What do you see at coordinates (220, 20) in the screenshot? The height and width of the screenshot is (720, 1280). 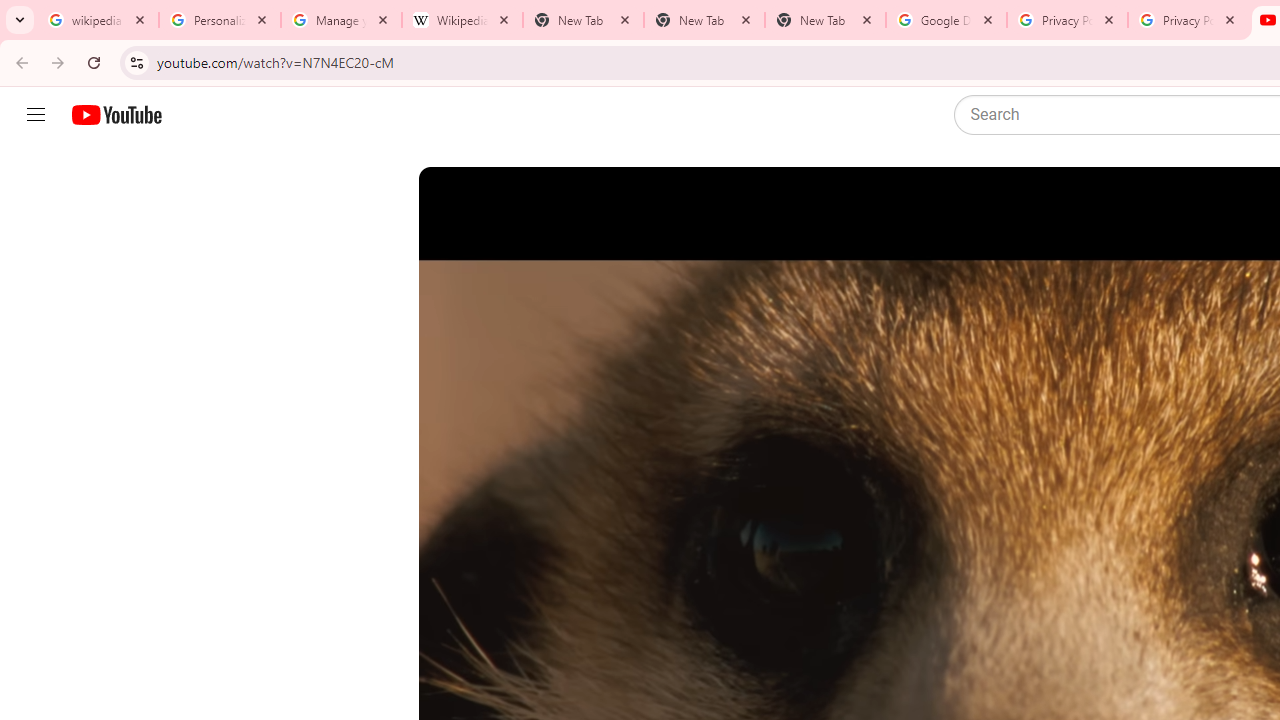 I see `'Personalization & Google Search results - Google Search Help'` at bounding box center [220, 20].